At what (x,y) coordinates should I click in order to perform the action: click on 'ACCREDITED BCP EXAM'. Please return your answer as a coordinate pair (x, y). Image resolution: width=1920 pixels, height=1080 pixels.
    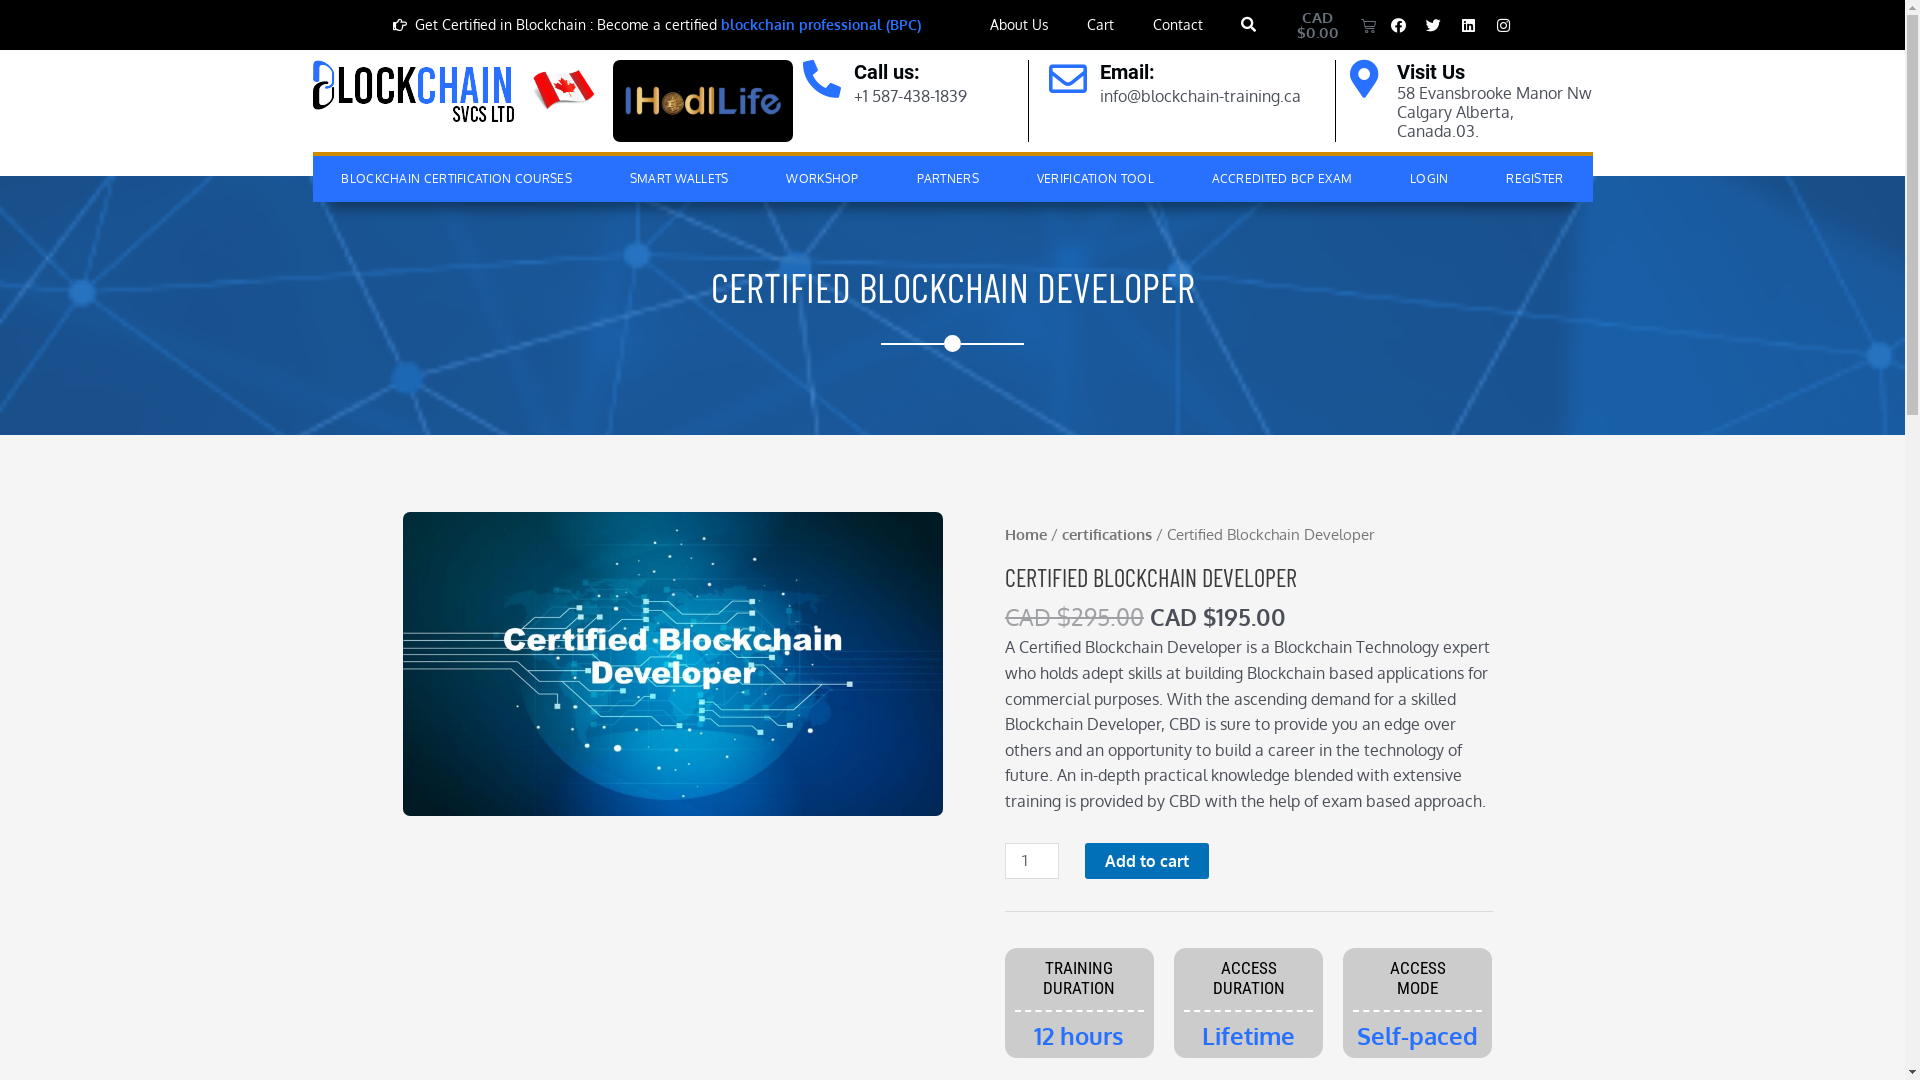
    Looking at the image, I should click on (1182, 177).